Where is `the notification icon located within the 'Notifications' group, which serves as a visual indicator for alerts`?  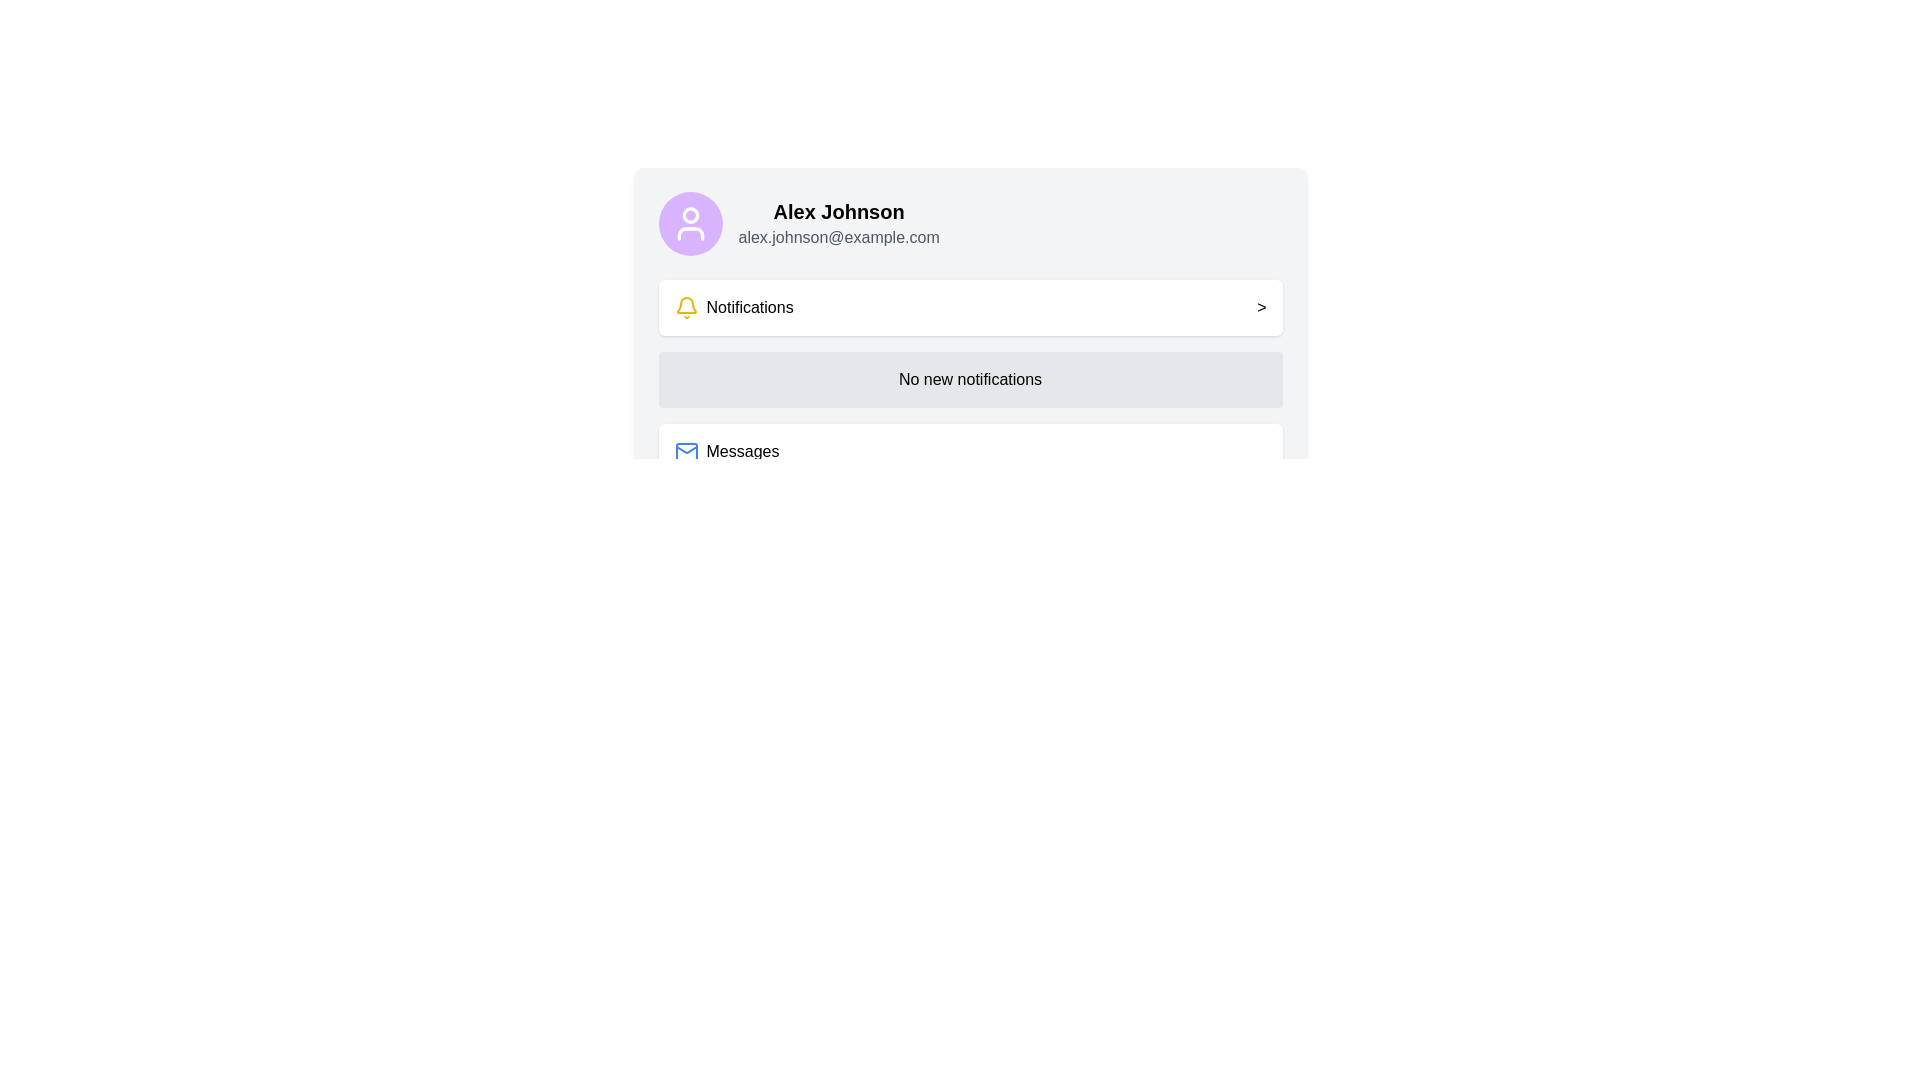
the notification icon located within the 'Notifications' group, which serves as a visual indicator for alerts is located at coordinates (686, 308).